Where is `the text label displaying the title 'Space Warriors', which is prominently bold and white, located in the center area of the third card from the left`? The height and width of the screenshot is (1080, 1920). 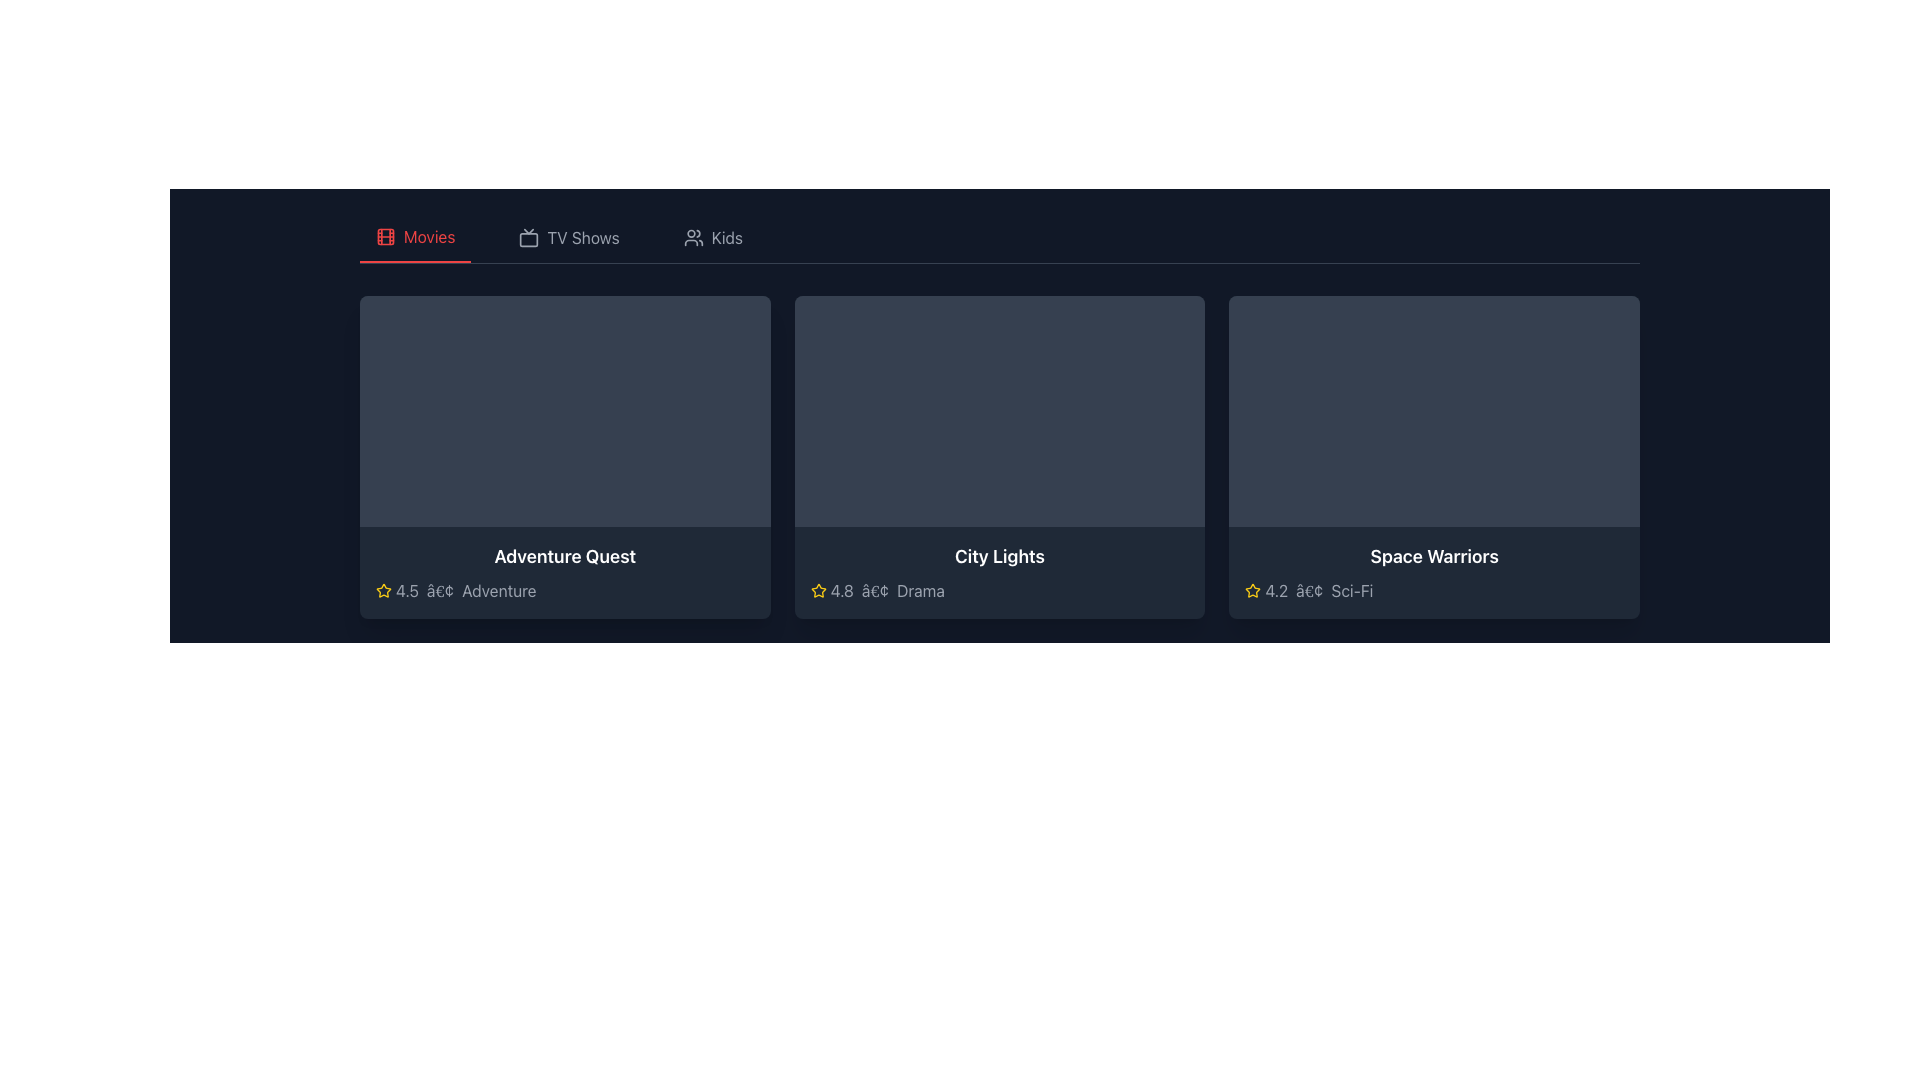
the text label displaying the title 'Space Warriors', which is prominently bold and white, located in the center area of the third card from the left is located at coordinates (1433, 556).